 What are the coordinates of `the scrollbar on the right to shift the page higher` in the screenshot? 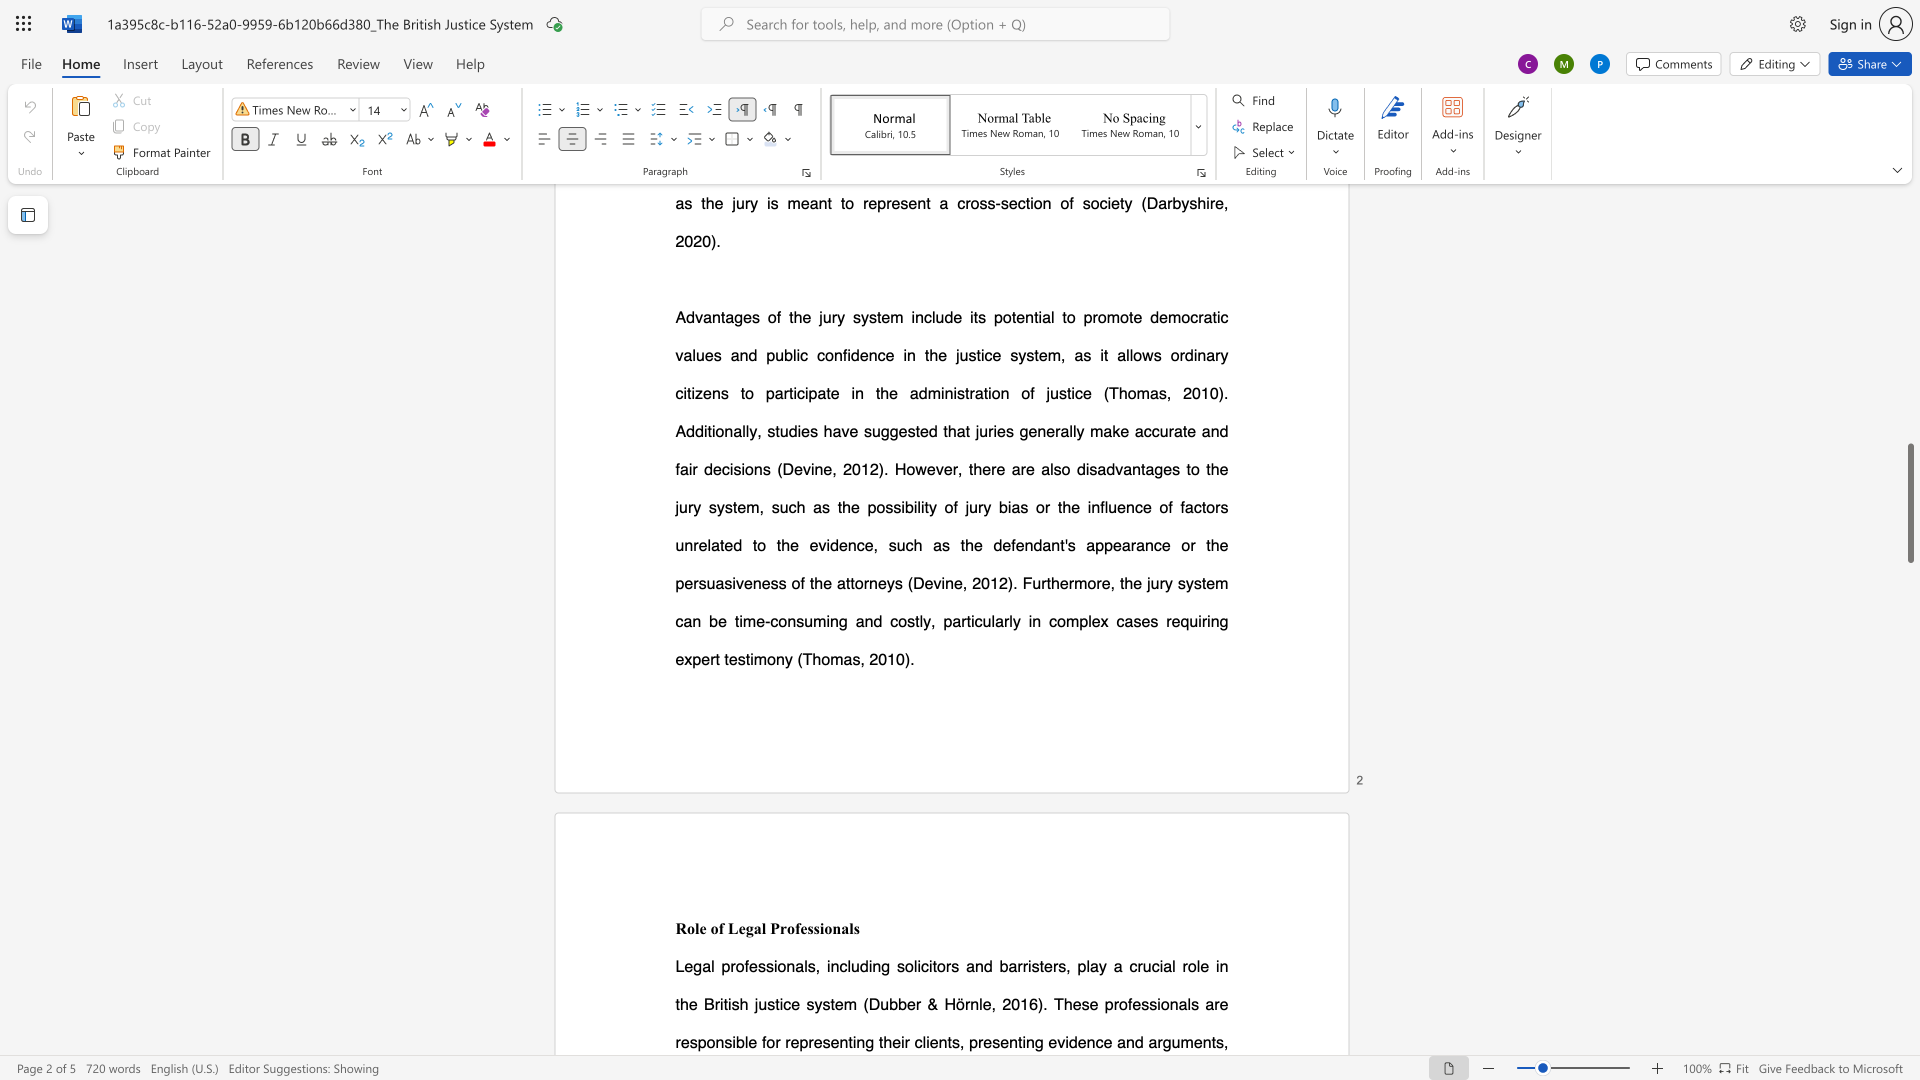 It's located at (1909, 280).